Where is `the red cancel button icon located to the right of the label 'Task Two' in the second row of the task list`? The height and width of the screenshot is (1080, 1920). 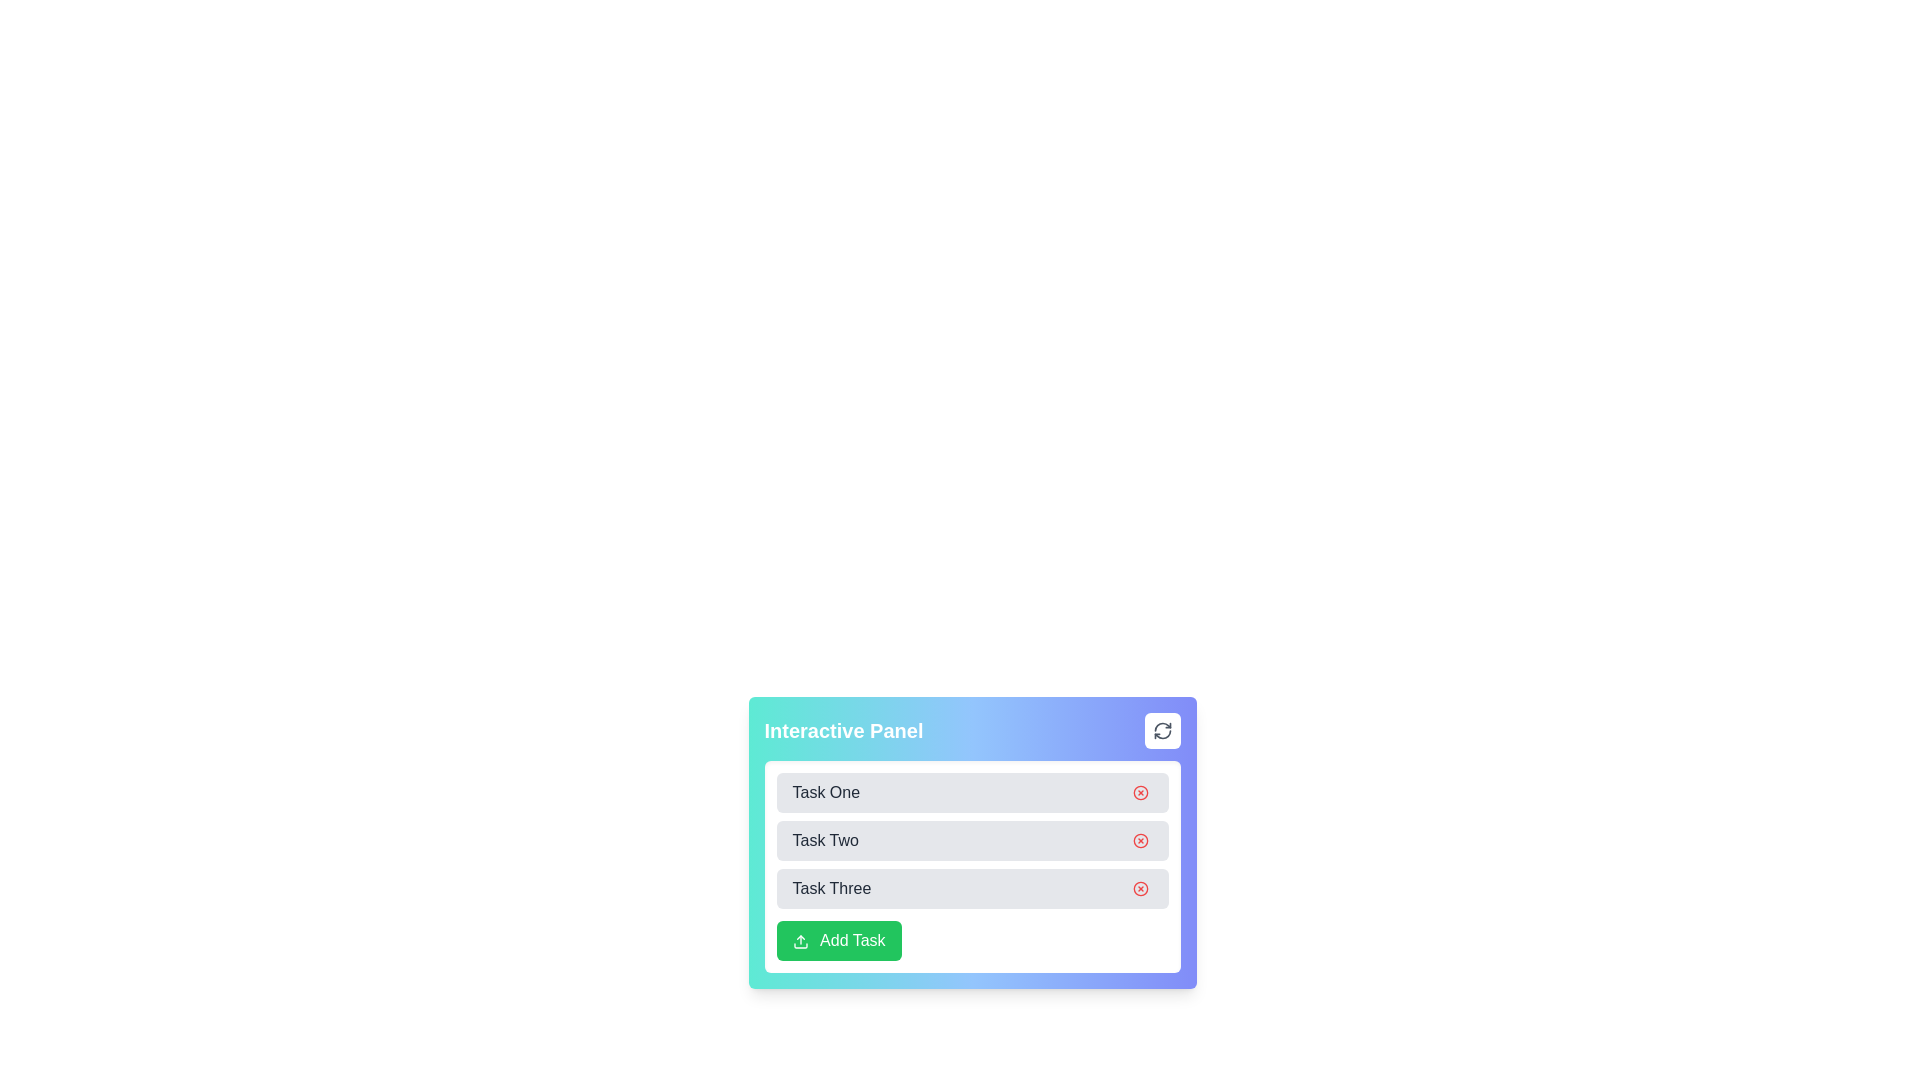
the red cancel button icon located to the right of the label 'Task Two' in the second row of the task list is located at coordinates (1140, 840).